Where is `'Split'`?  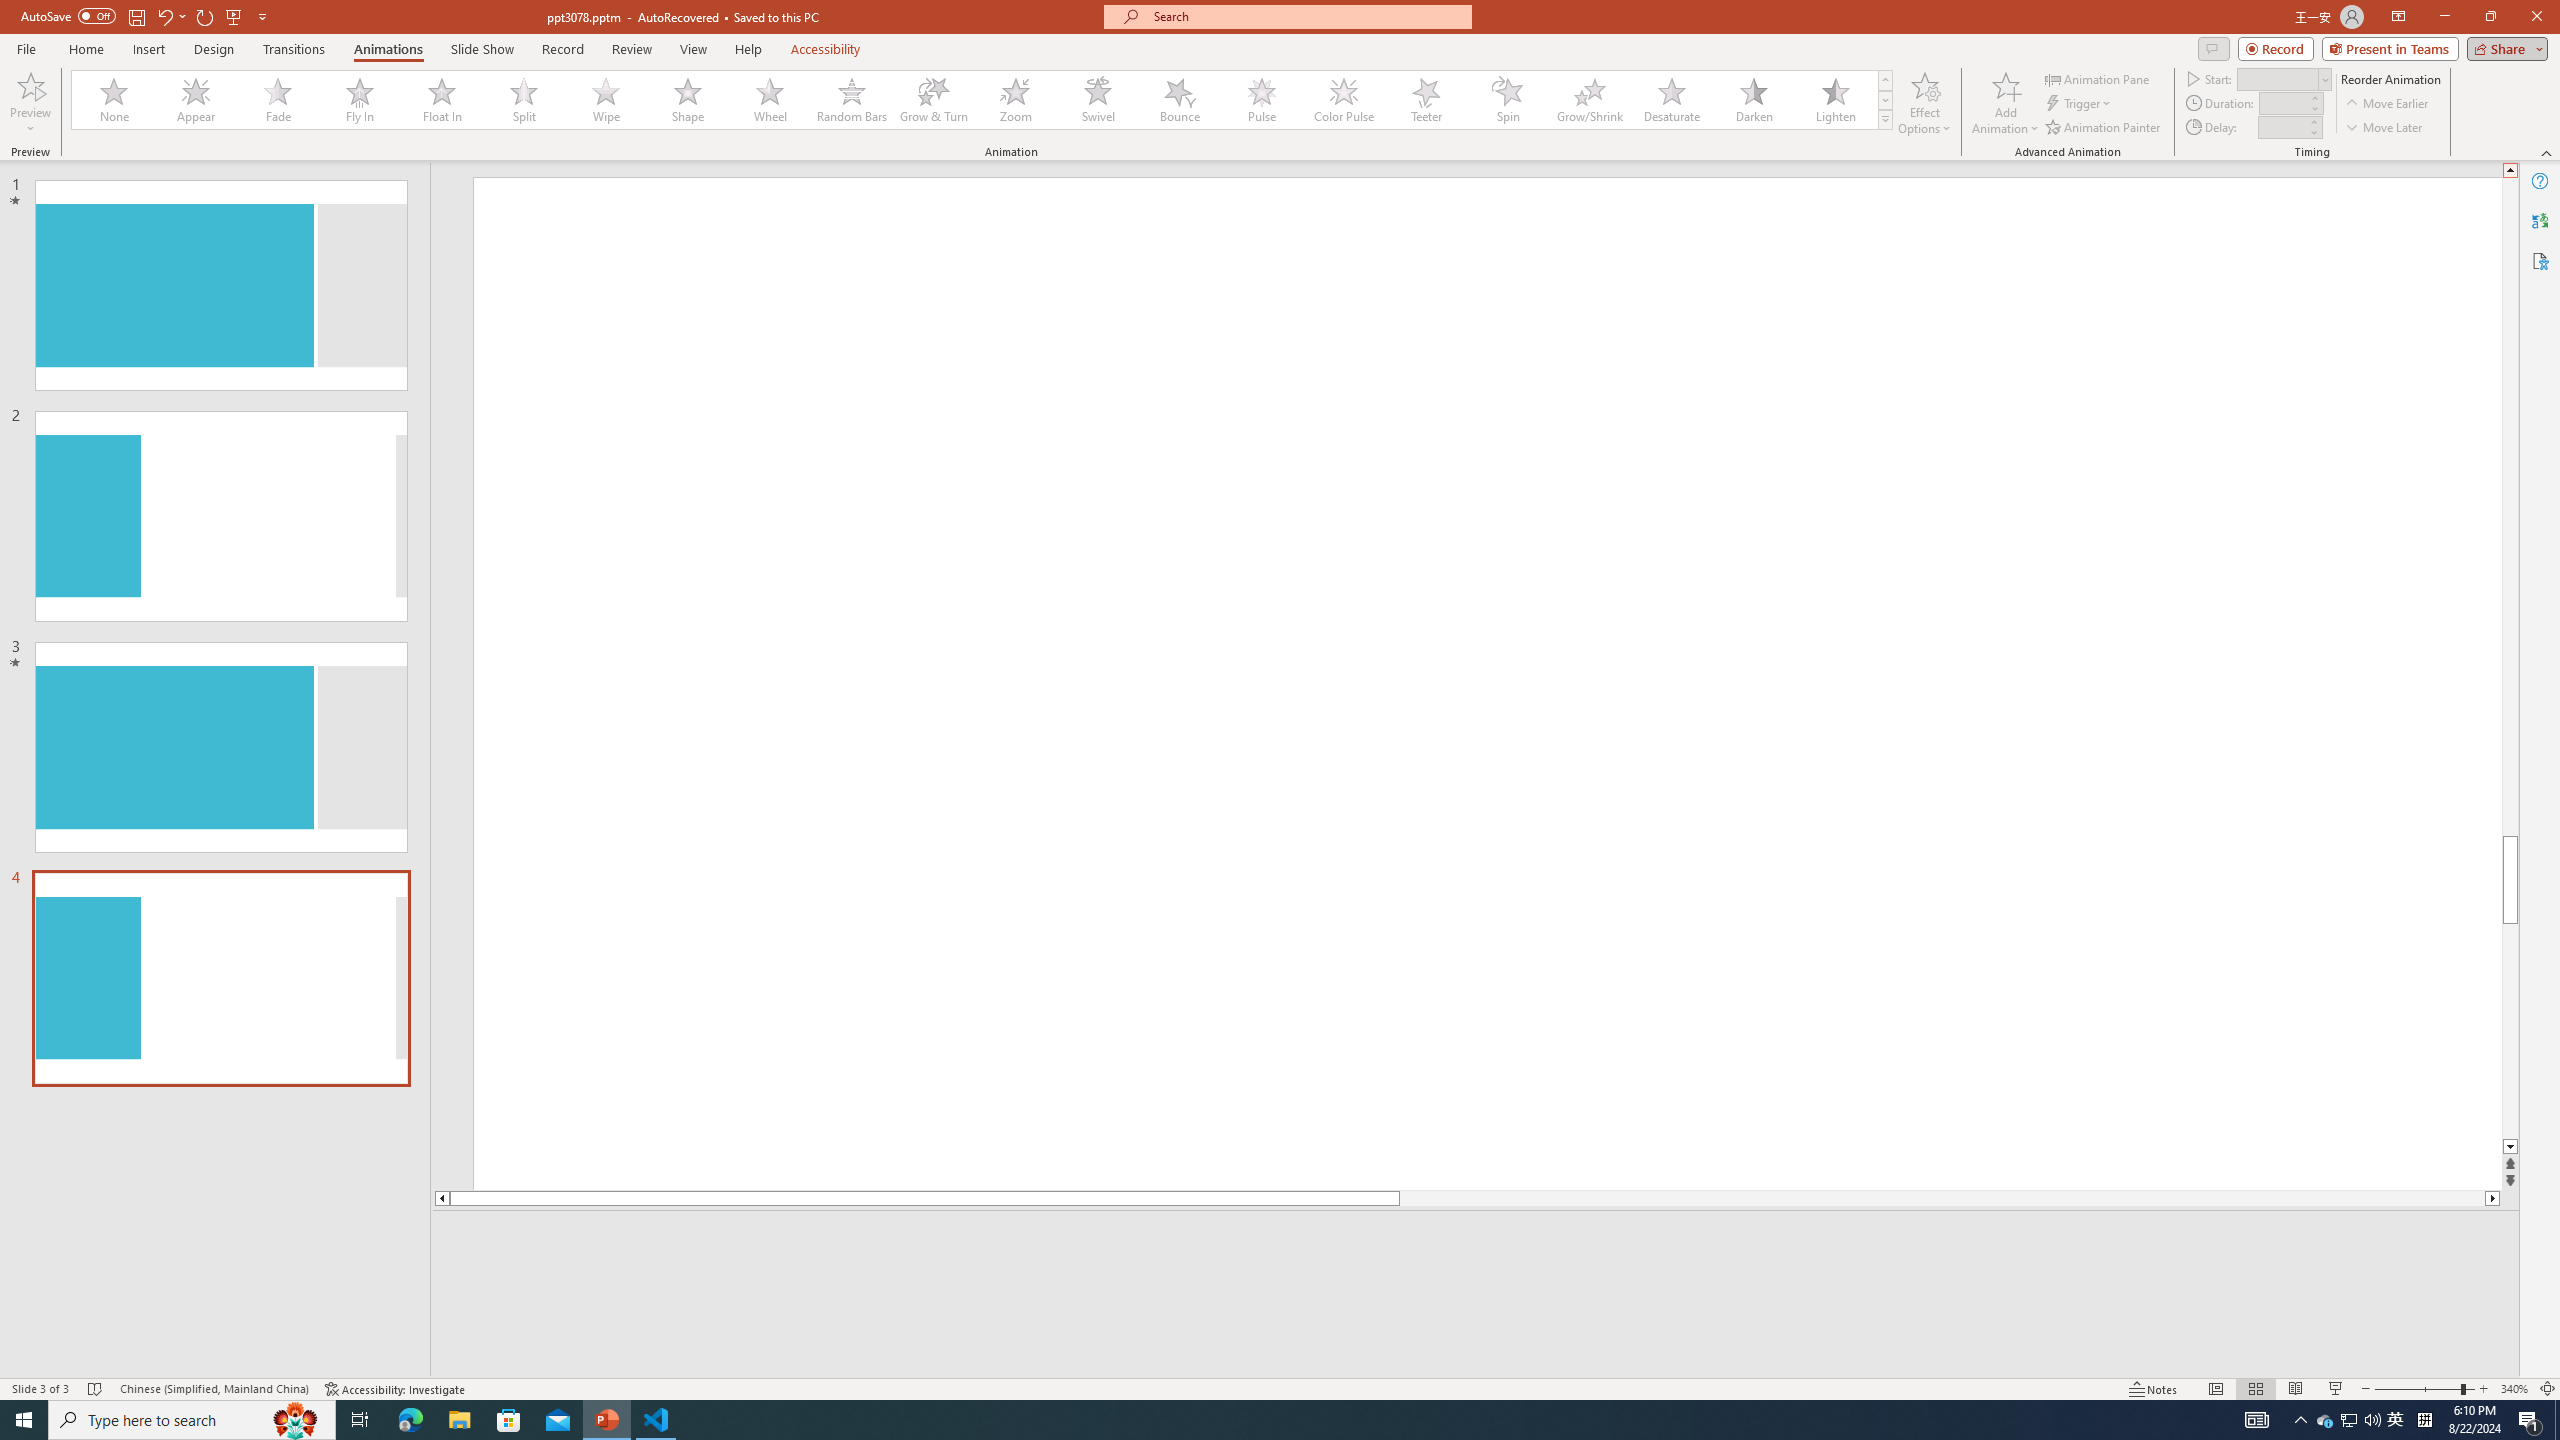
'Split' is located at coordinates (523, 99).